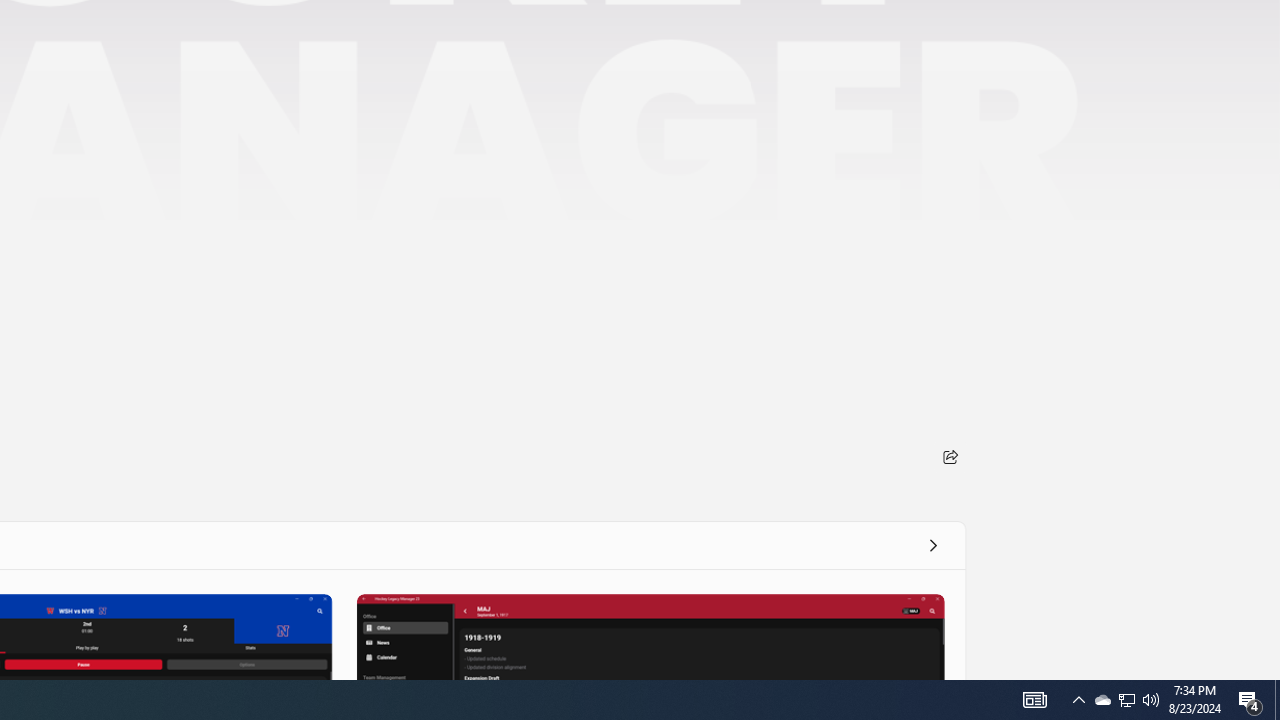 This screenshot has width=1280, height=720. What do you see at coordinates (931, 545) in the screenshot?
I see `'See all'` at bounding box center [931, 545].